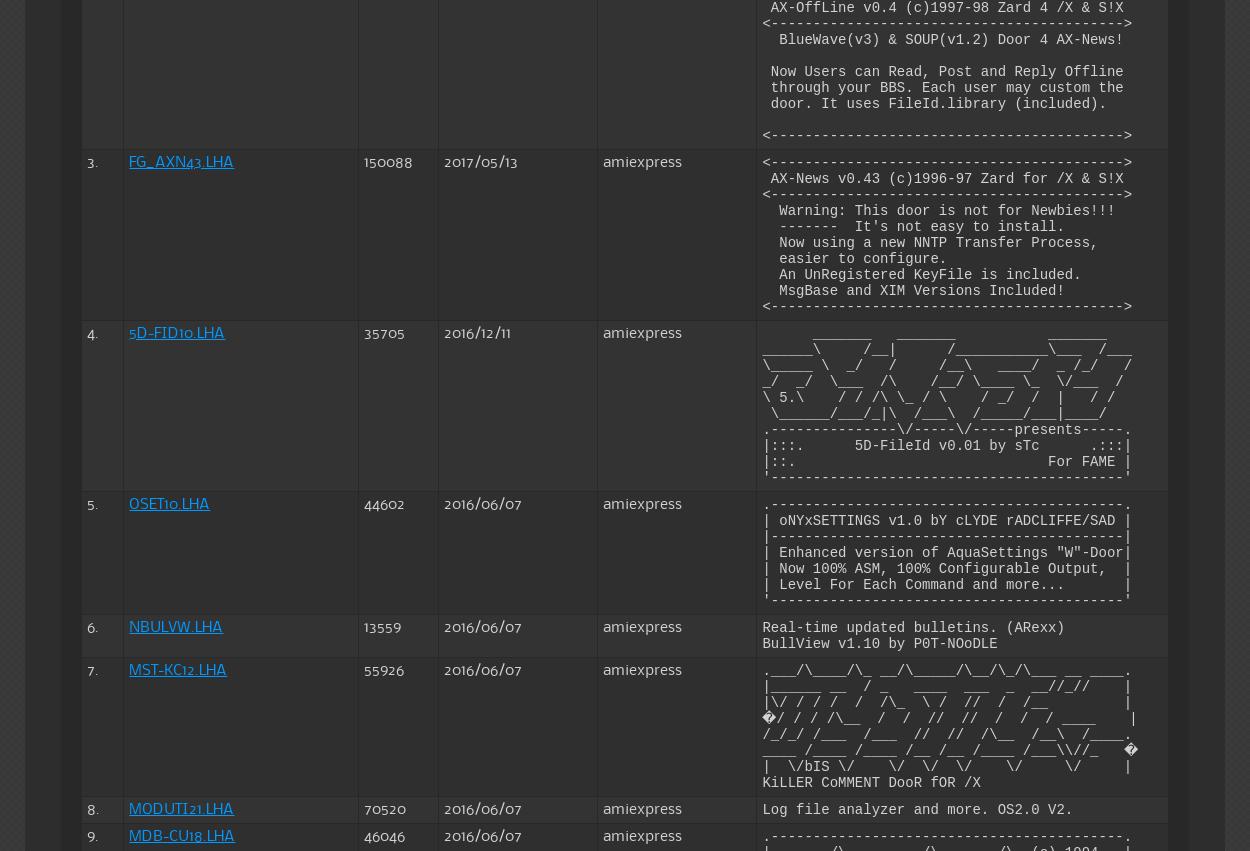 This screenshot has width=1250, height=851. I want to click on '150088', so click(388, 161).